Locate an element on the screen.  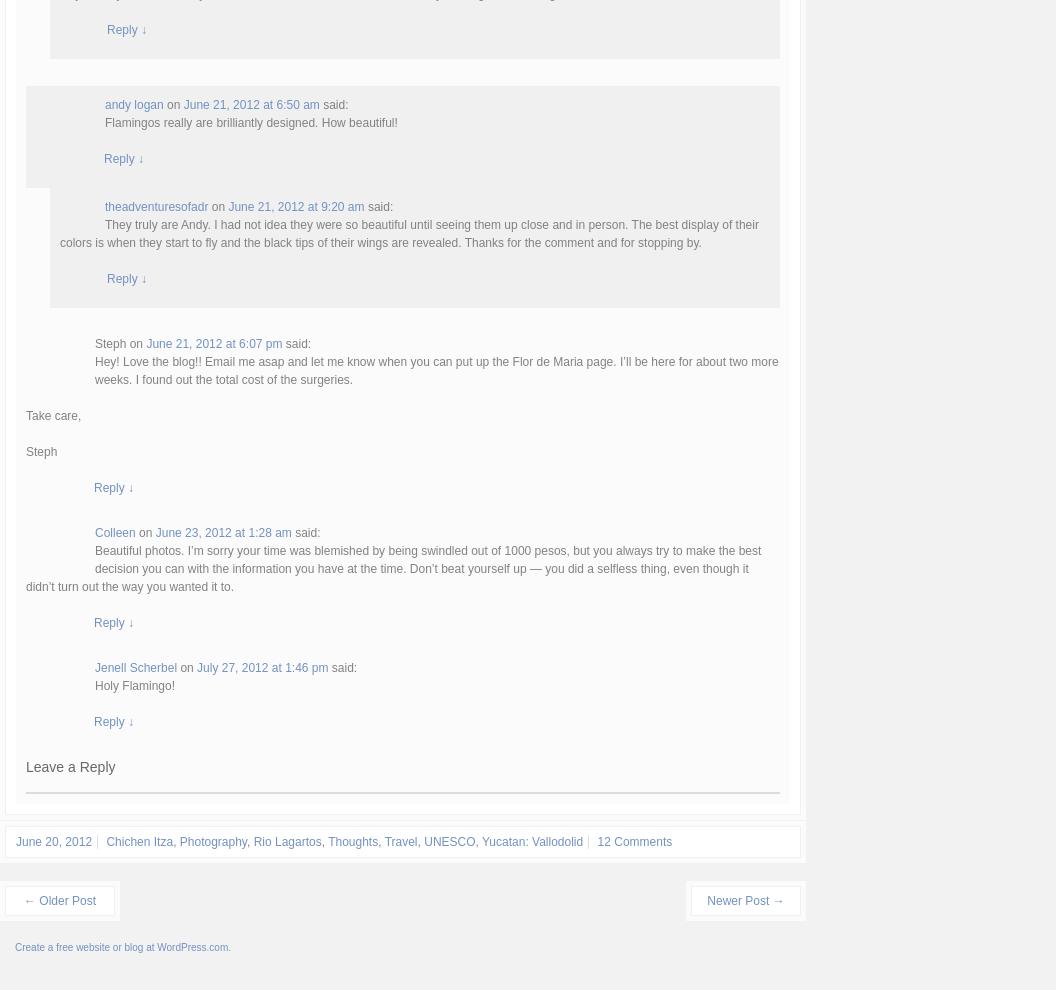
'Rio Lagartos' is located at coordinates (287, 840).